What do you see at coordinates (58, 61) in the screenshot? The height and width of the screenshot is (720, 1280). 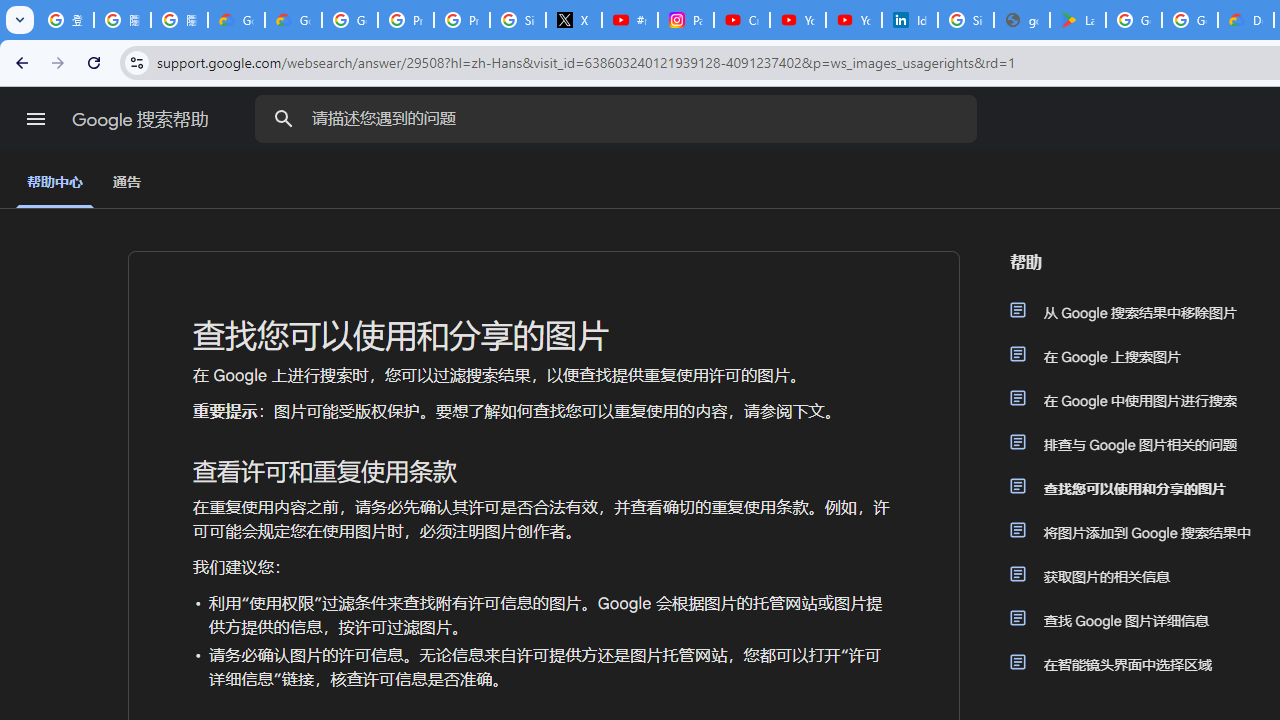 I see `'Forward'` at bounding box center [58, 61].